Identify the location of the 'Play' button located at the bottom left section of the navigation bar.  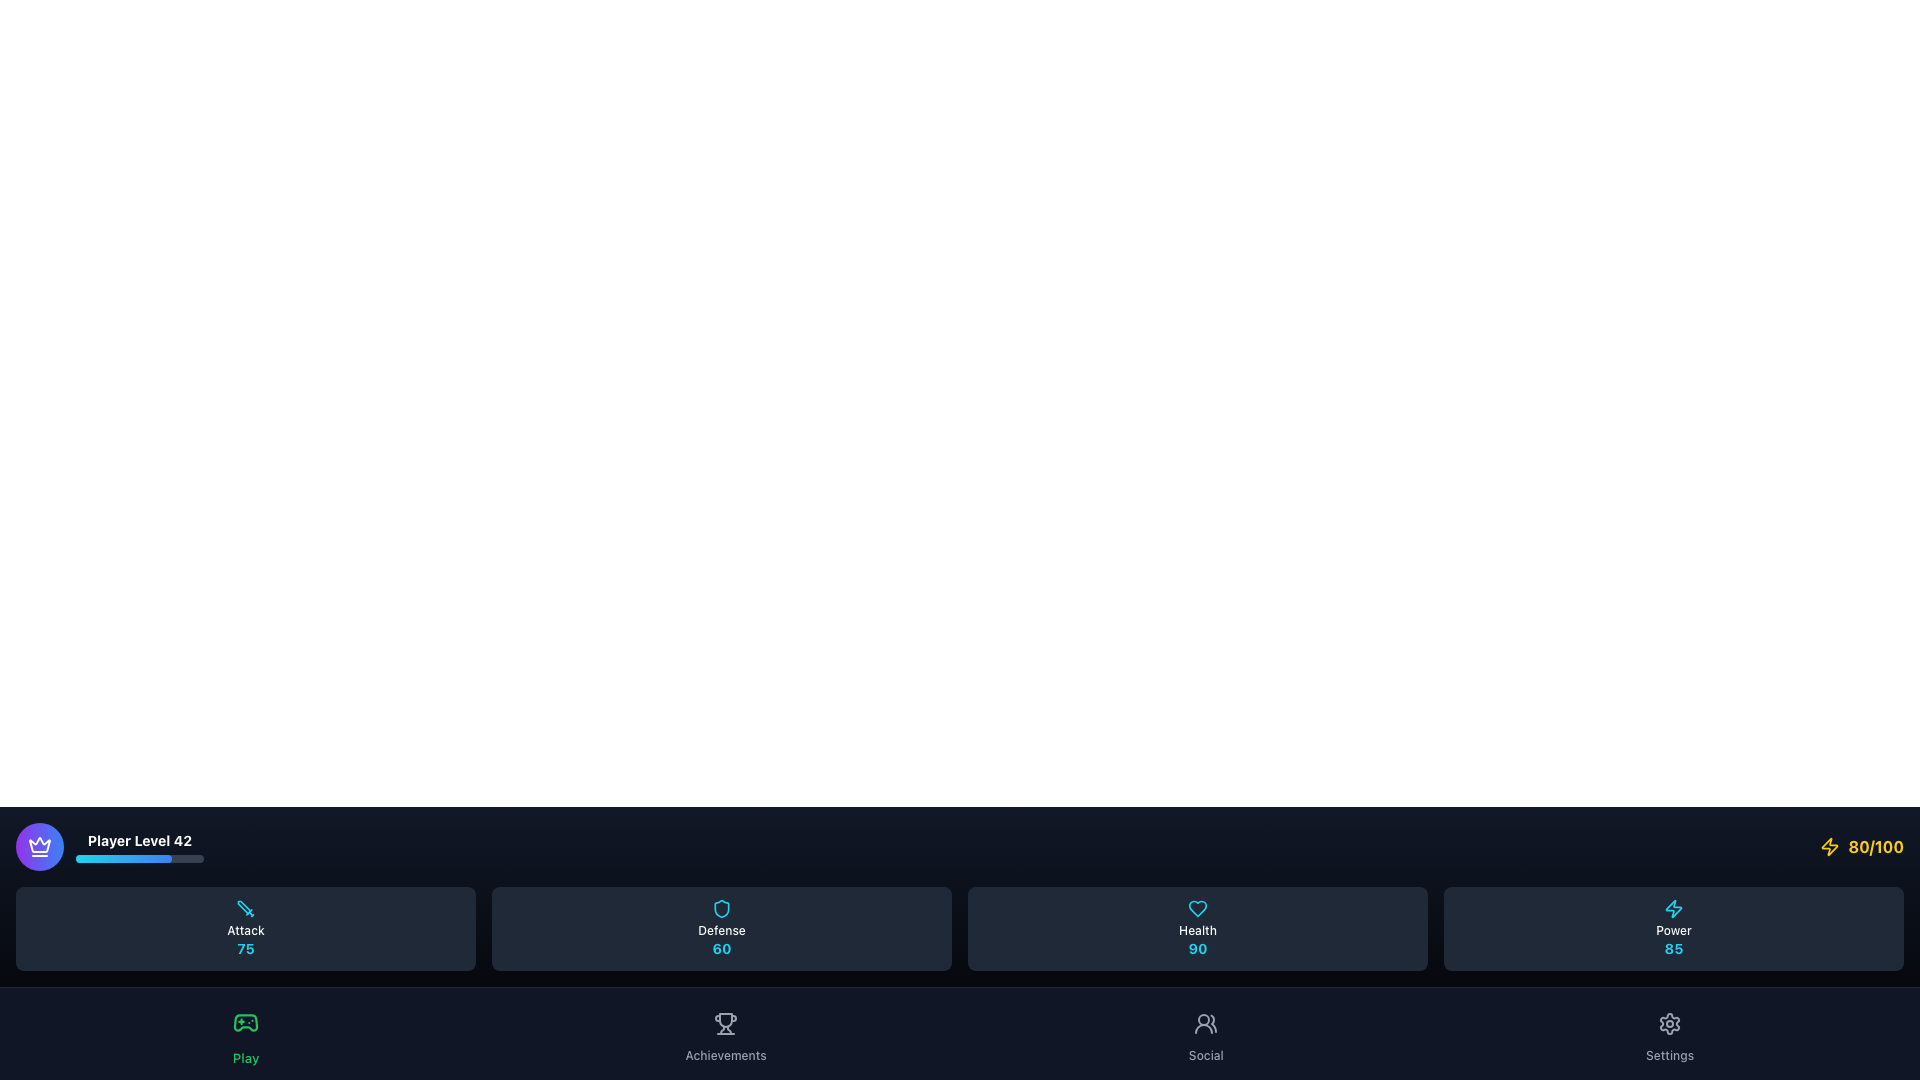
(244, 1033).